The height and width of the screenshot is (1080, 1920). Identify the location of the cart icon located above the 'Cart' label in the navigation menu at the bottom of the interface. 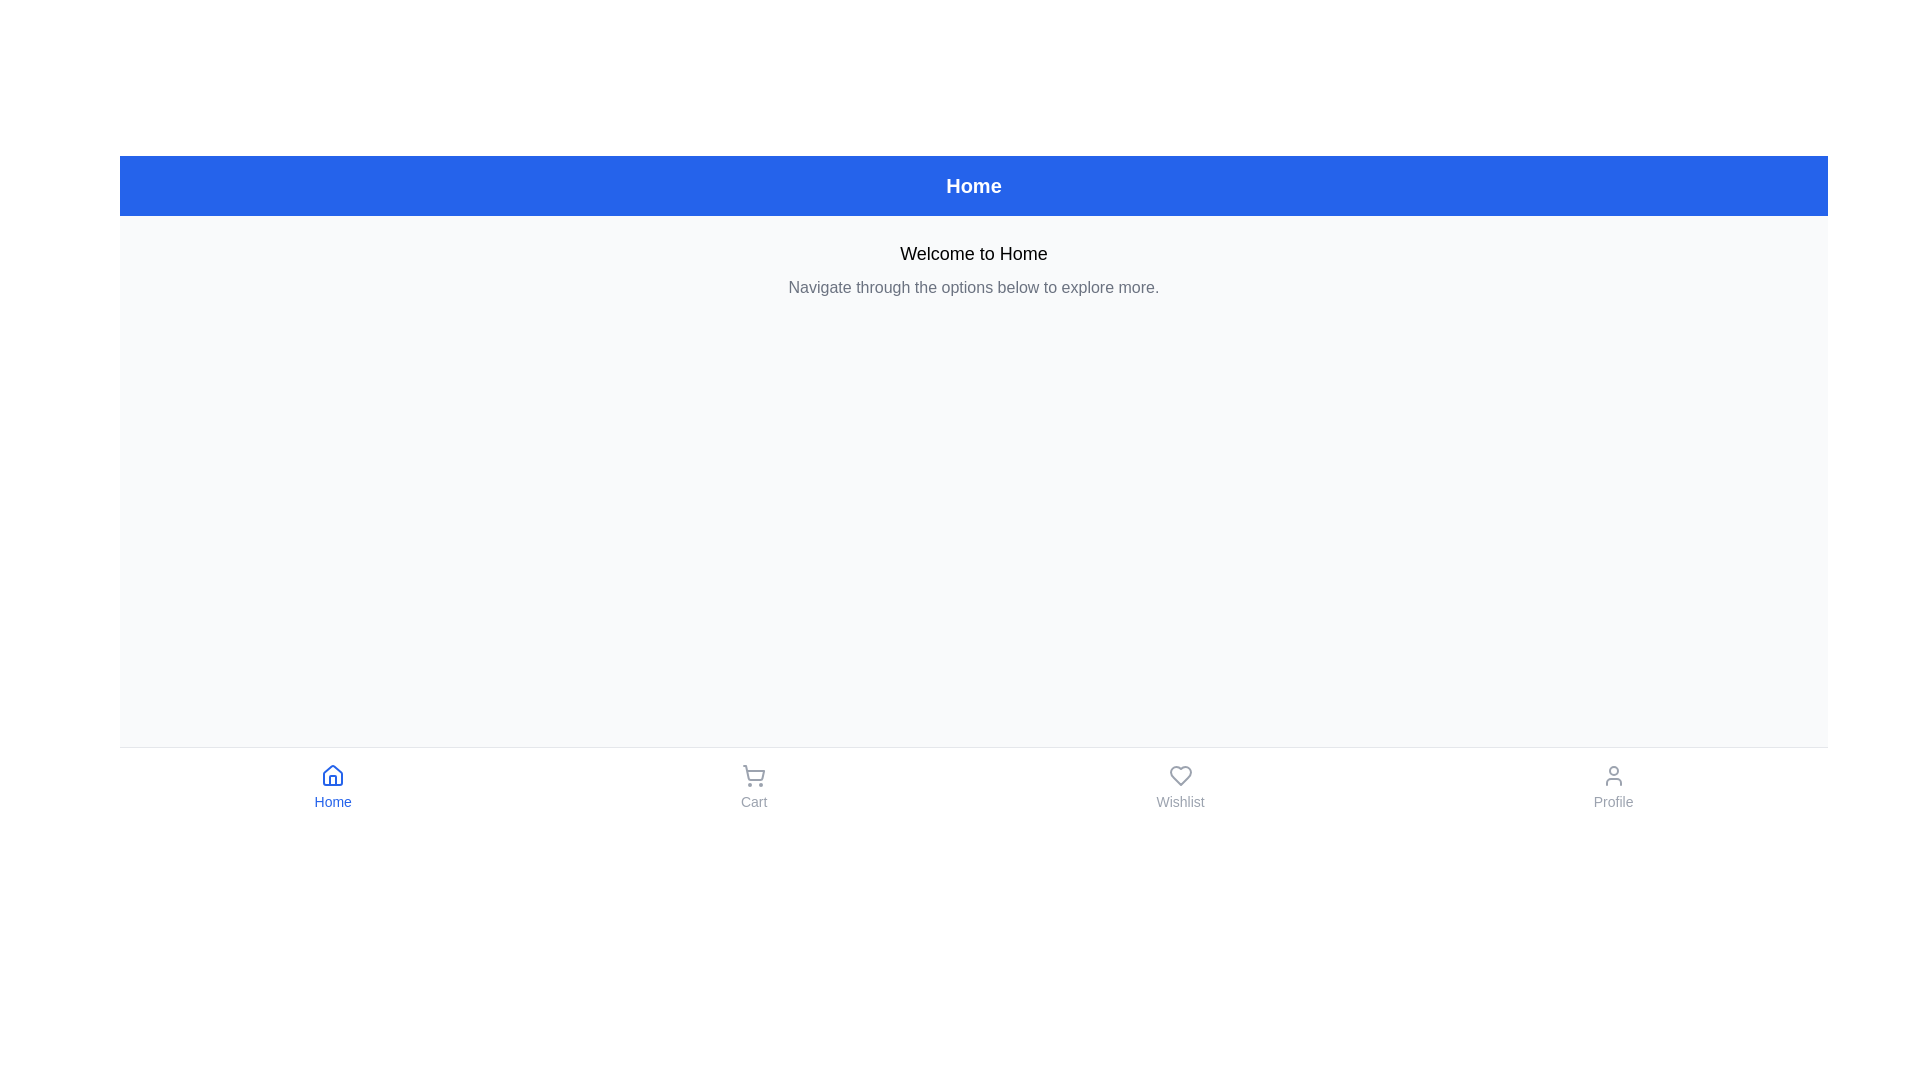
(753, 774).